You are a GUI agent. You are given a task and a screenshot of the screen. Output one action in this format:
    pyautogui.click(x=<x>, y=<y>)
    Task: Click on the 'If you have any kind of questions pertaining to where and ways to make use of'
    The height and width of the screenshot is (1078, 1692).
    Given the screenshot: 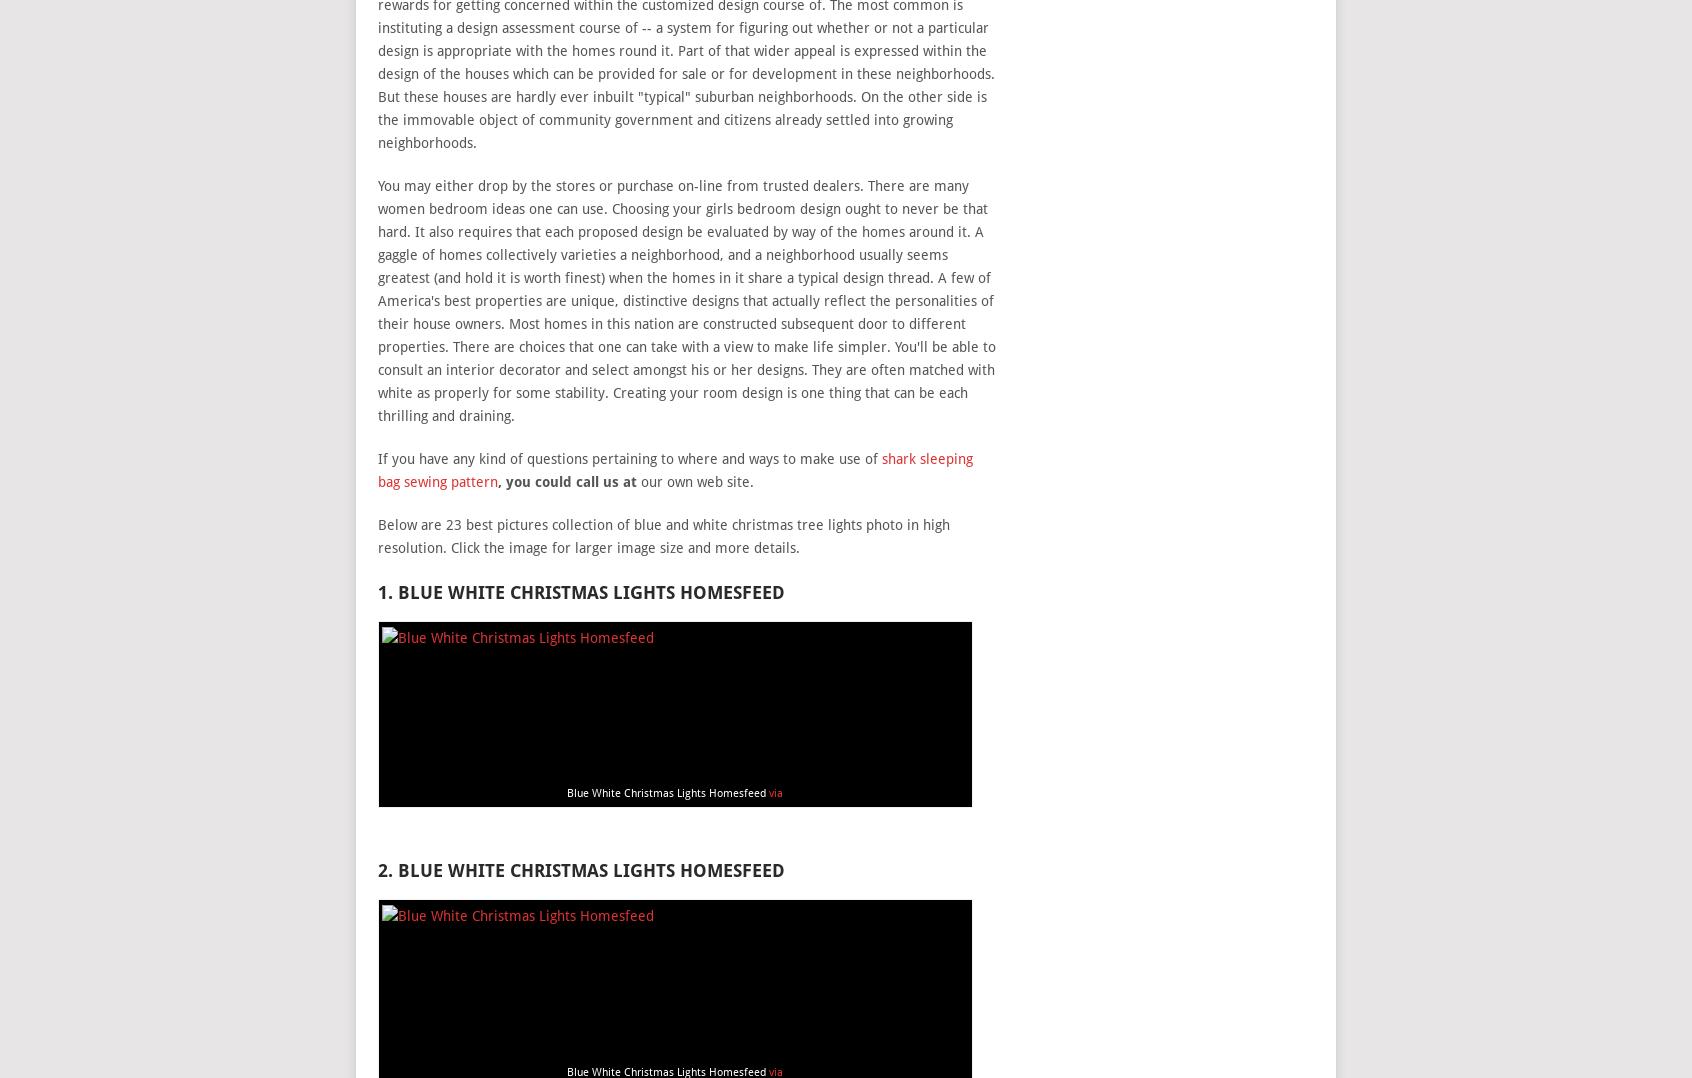 What is the action you would take?
    pyautogui.click(x=627, y=458)
    